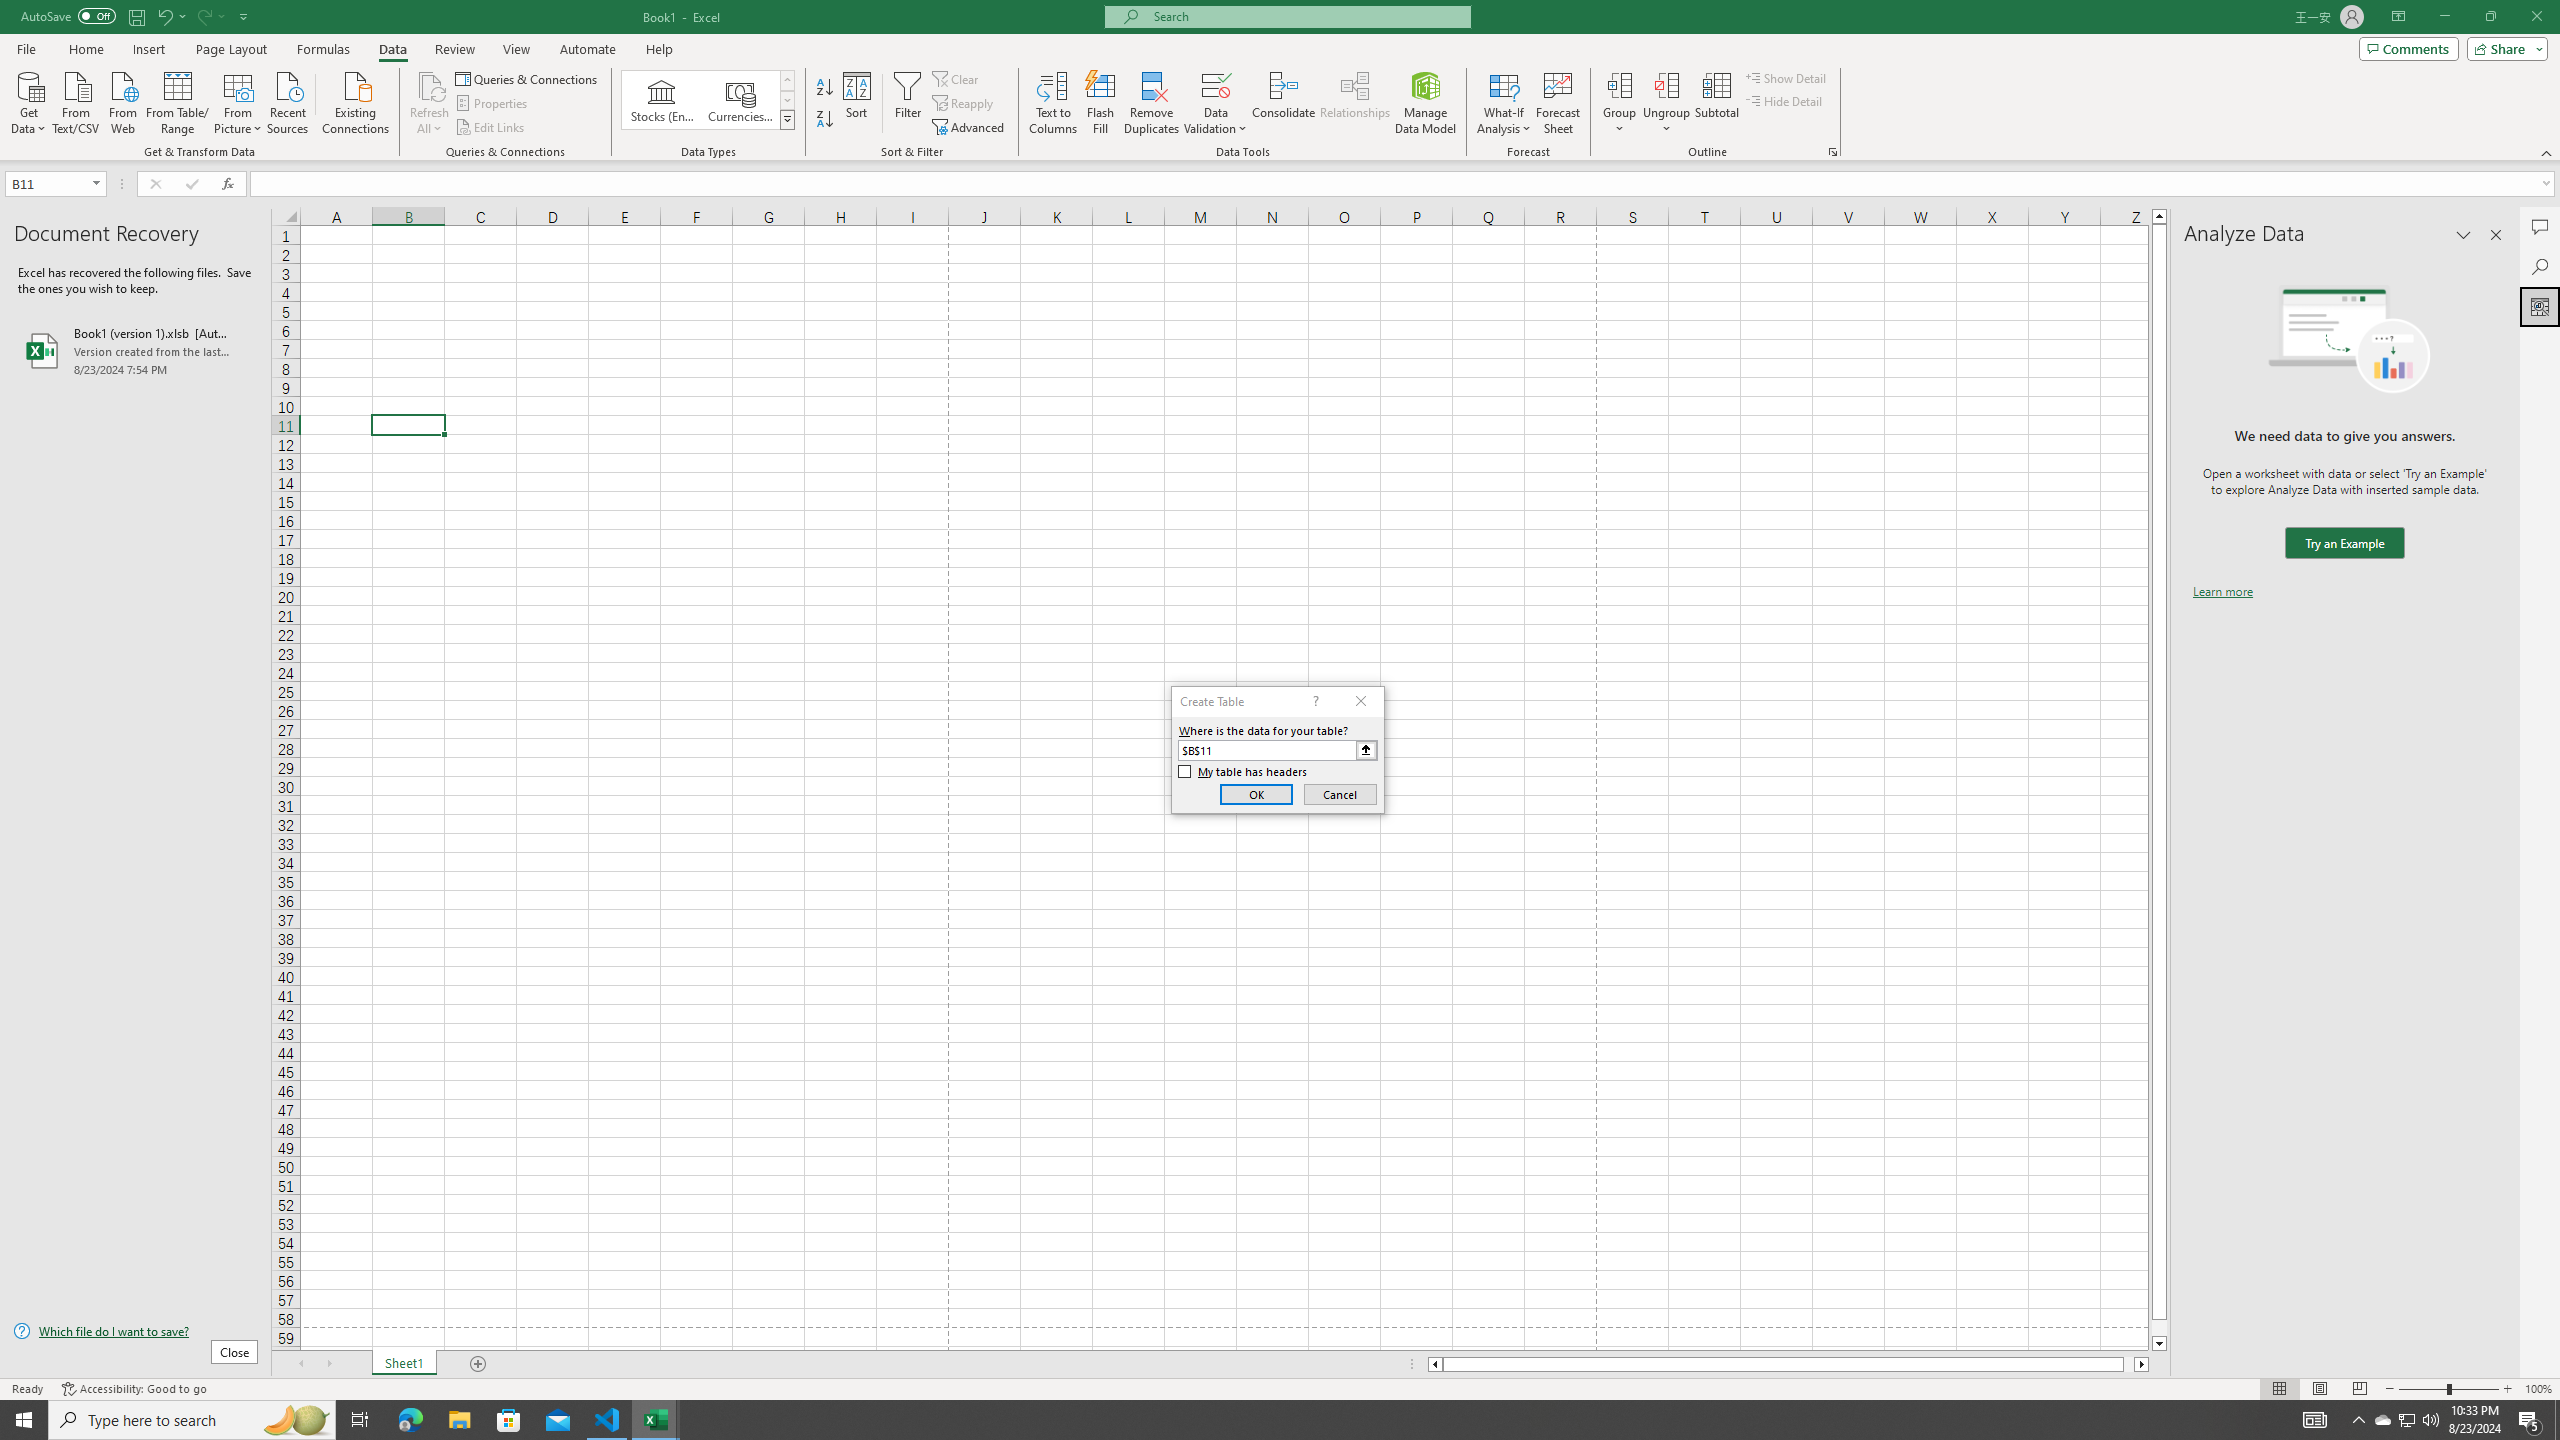  I want to click on 'Data Types', so click(787, 118).